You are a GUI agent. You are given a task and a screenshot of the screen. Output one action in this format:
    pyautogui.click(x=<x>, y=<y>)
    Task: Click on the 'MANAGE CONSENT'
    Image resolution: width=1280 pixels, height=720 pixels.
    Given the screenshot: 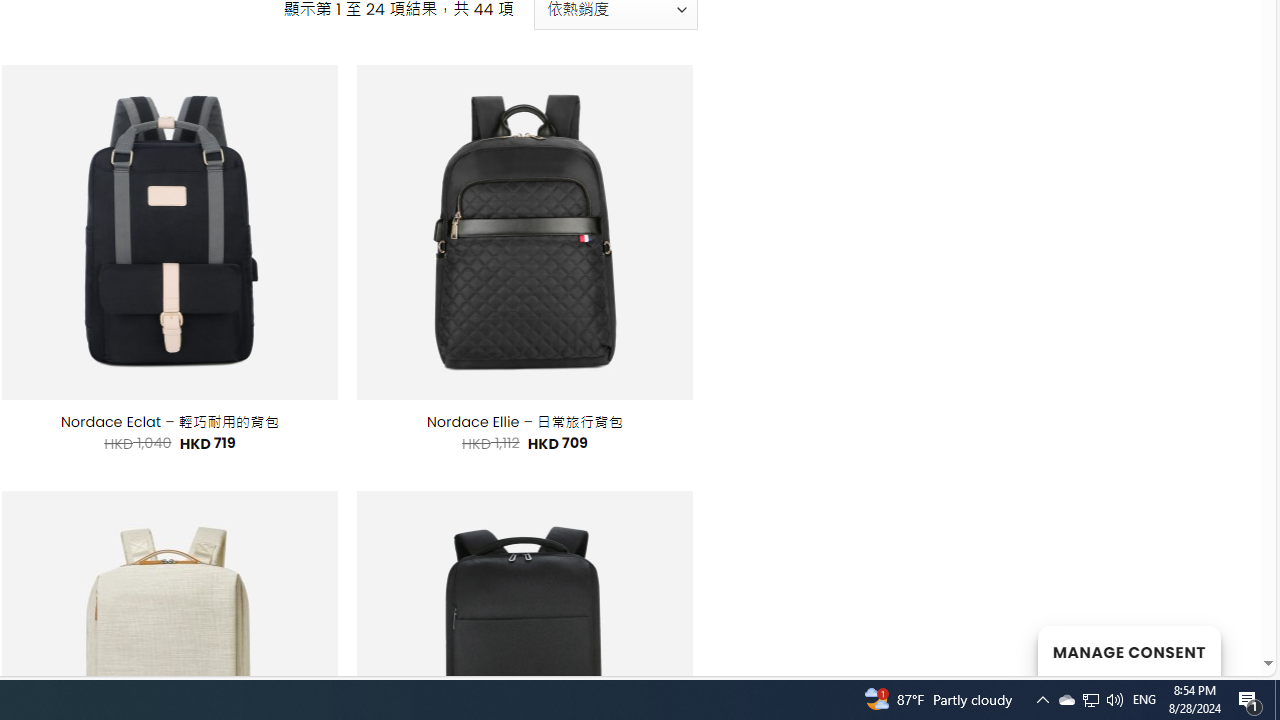 What is the action you would take?
    pyautogui.click(x=1128, y=650)
    